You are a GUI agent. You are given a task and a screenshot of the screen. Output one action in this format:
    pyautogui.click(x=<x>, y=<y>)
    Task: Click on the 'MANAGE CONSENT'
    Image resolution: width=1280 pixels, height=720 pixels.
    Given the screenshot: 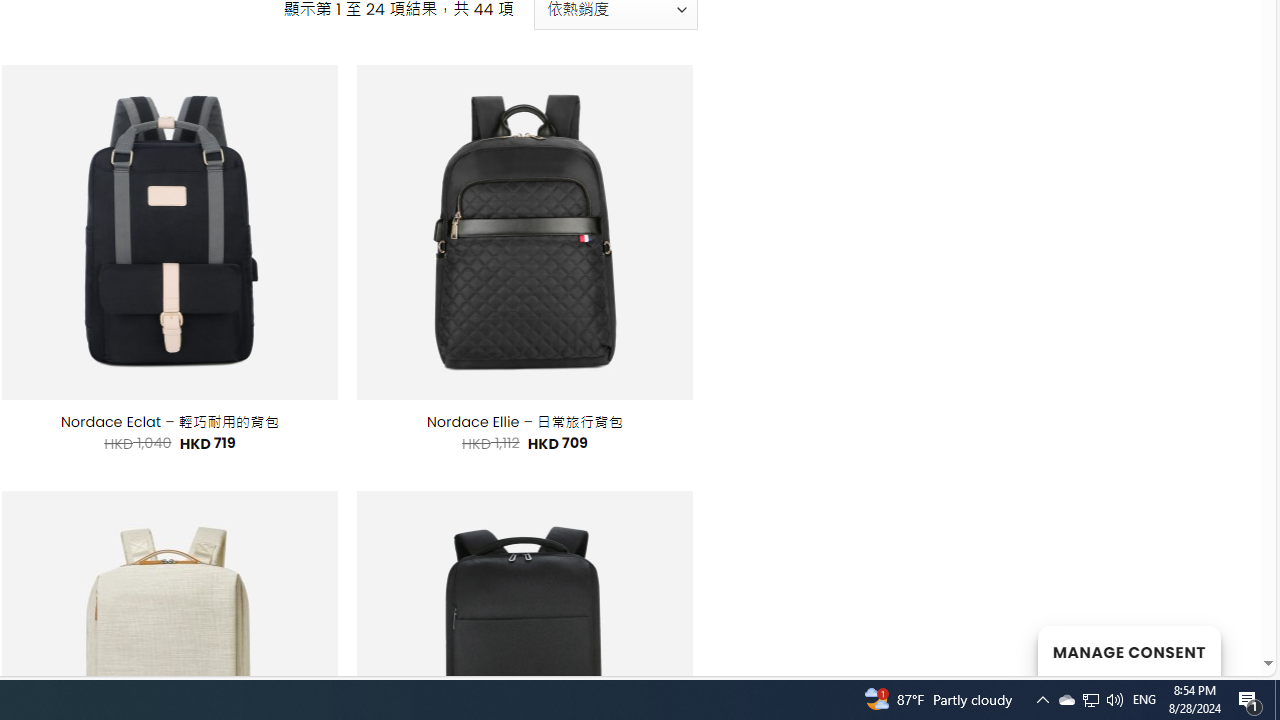 What is the action you would take?
    pyautogui.click(x=1128, y=650)
    